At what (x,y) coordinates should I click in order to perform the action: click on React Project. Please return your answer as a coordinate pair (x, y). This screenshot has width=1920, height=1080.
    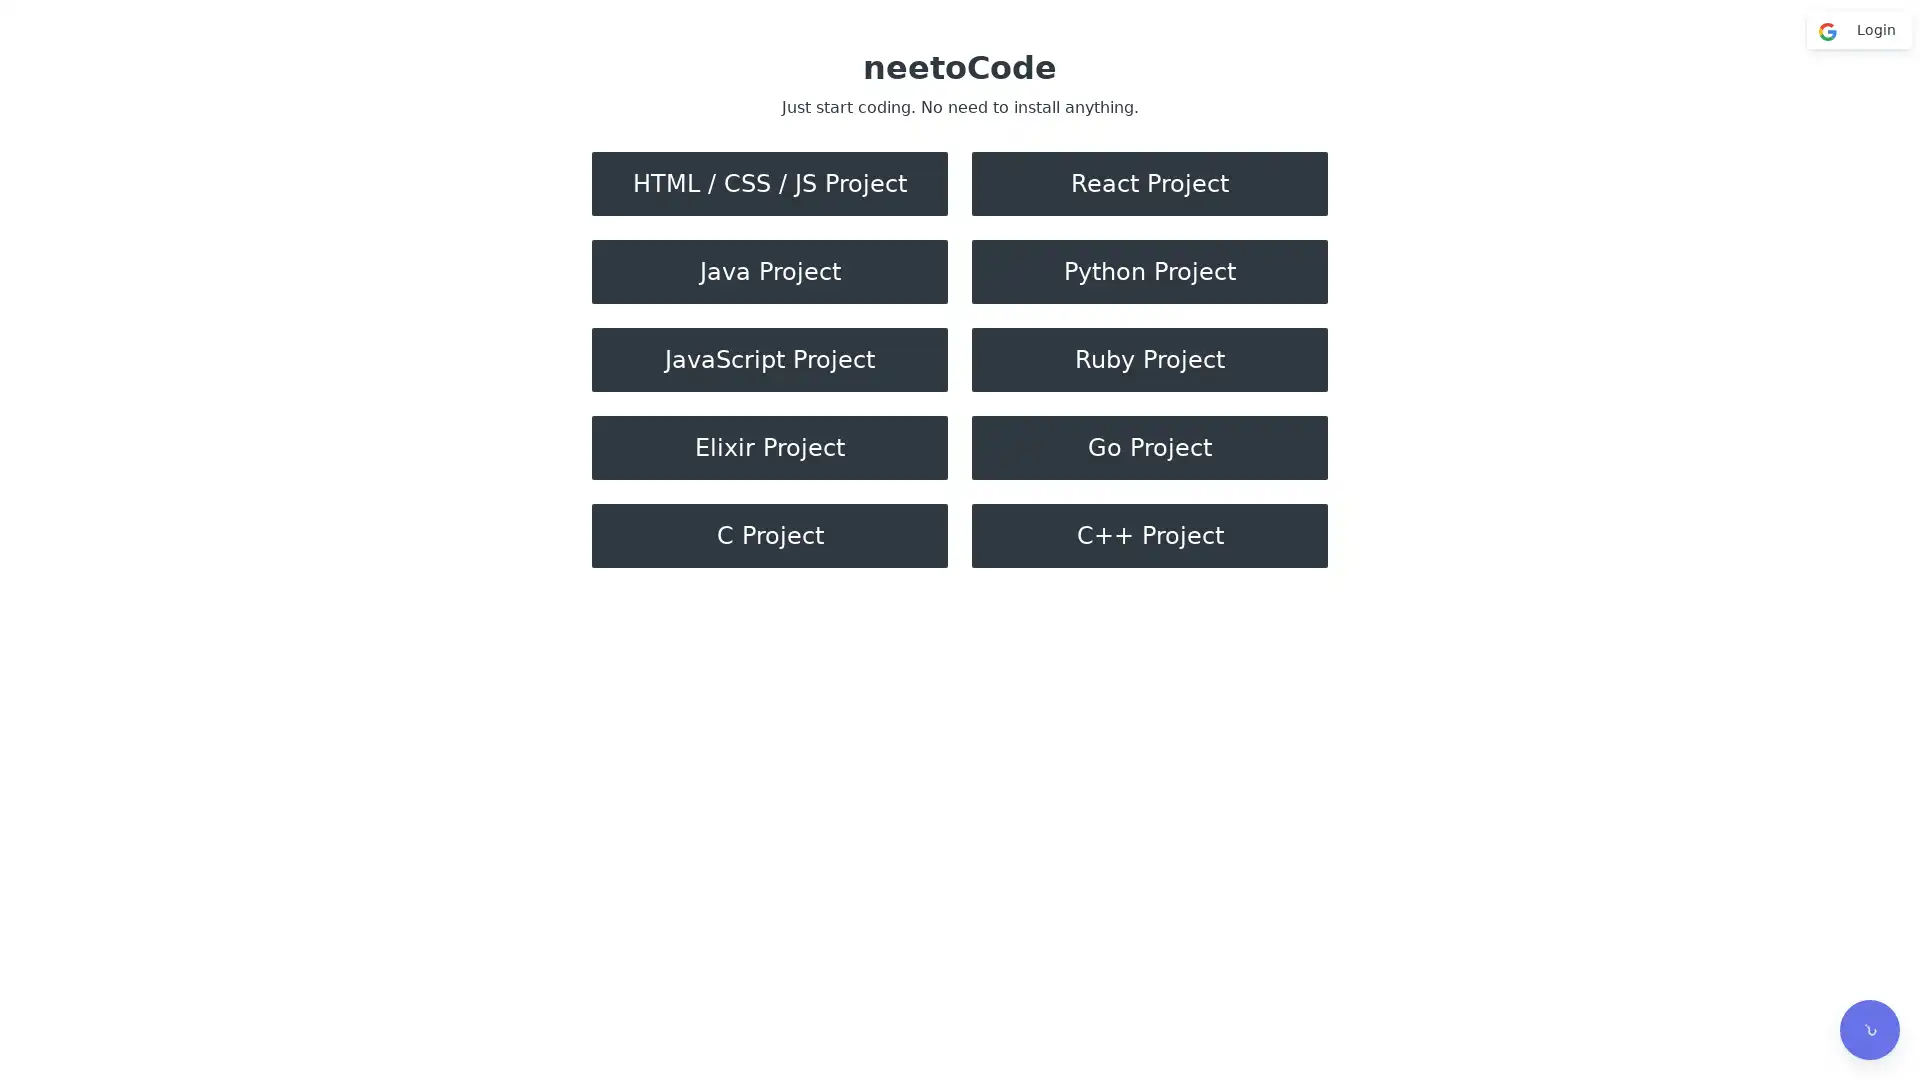
    Looking at the image, I should click on (1150, 184).